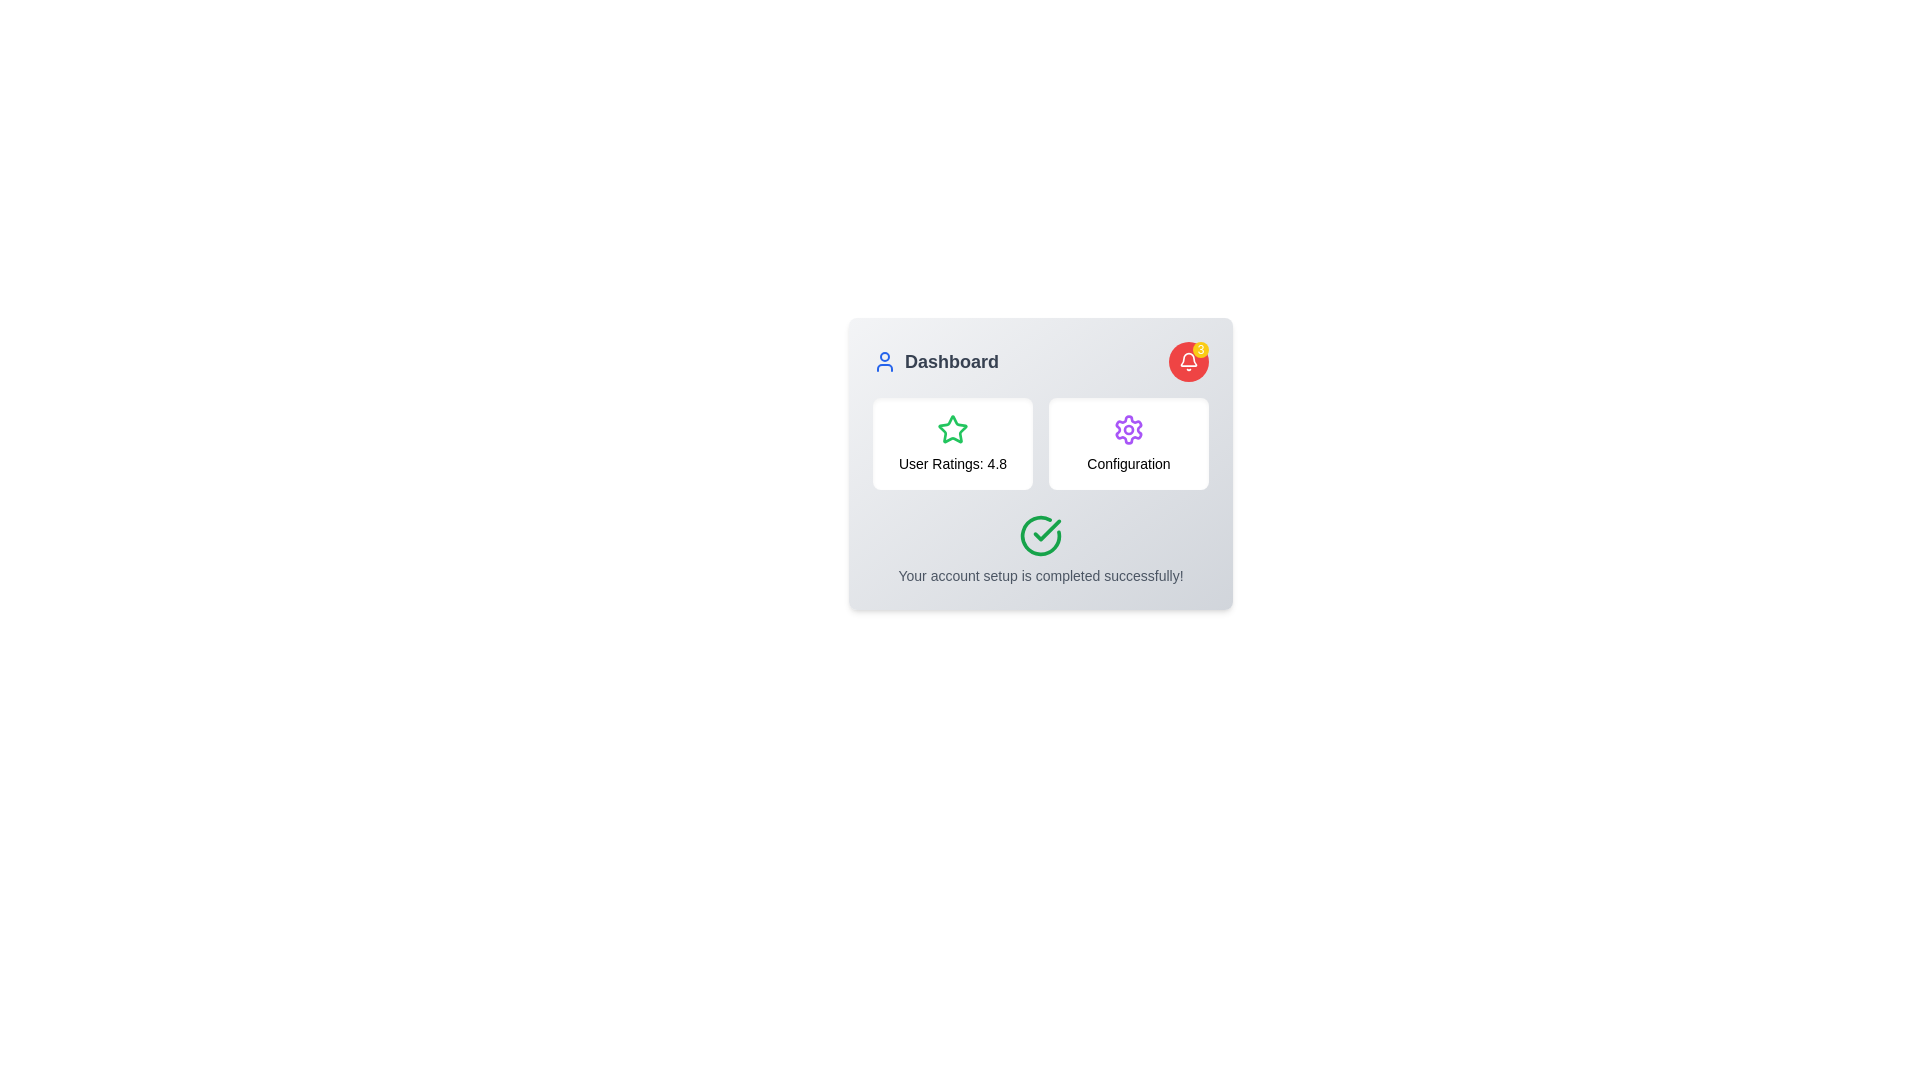 This screenshot has width=1920, height=1080. Describe the element at coordinates (1046, 529) in the screenshot. I see `the checkmark icon located in the confirmation section of the card, which indicates task completion or success` at that location.